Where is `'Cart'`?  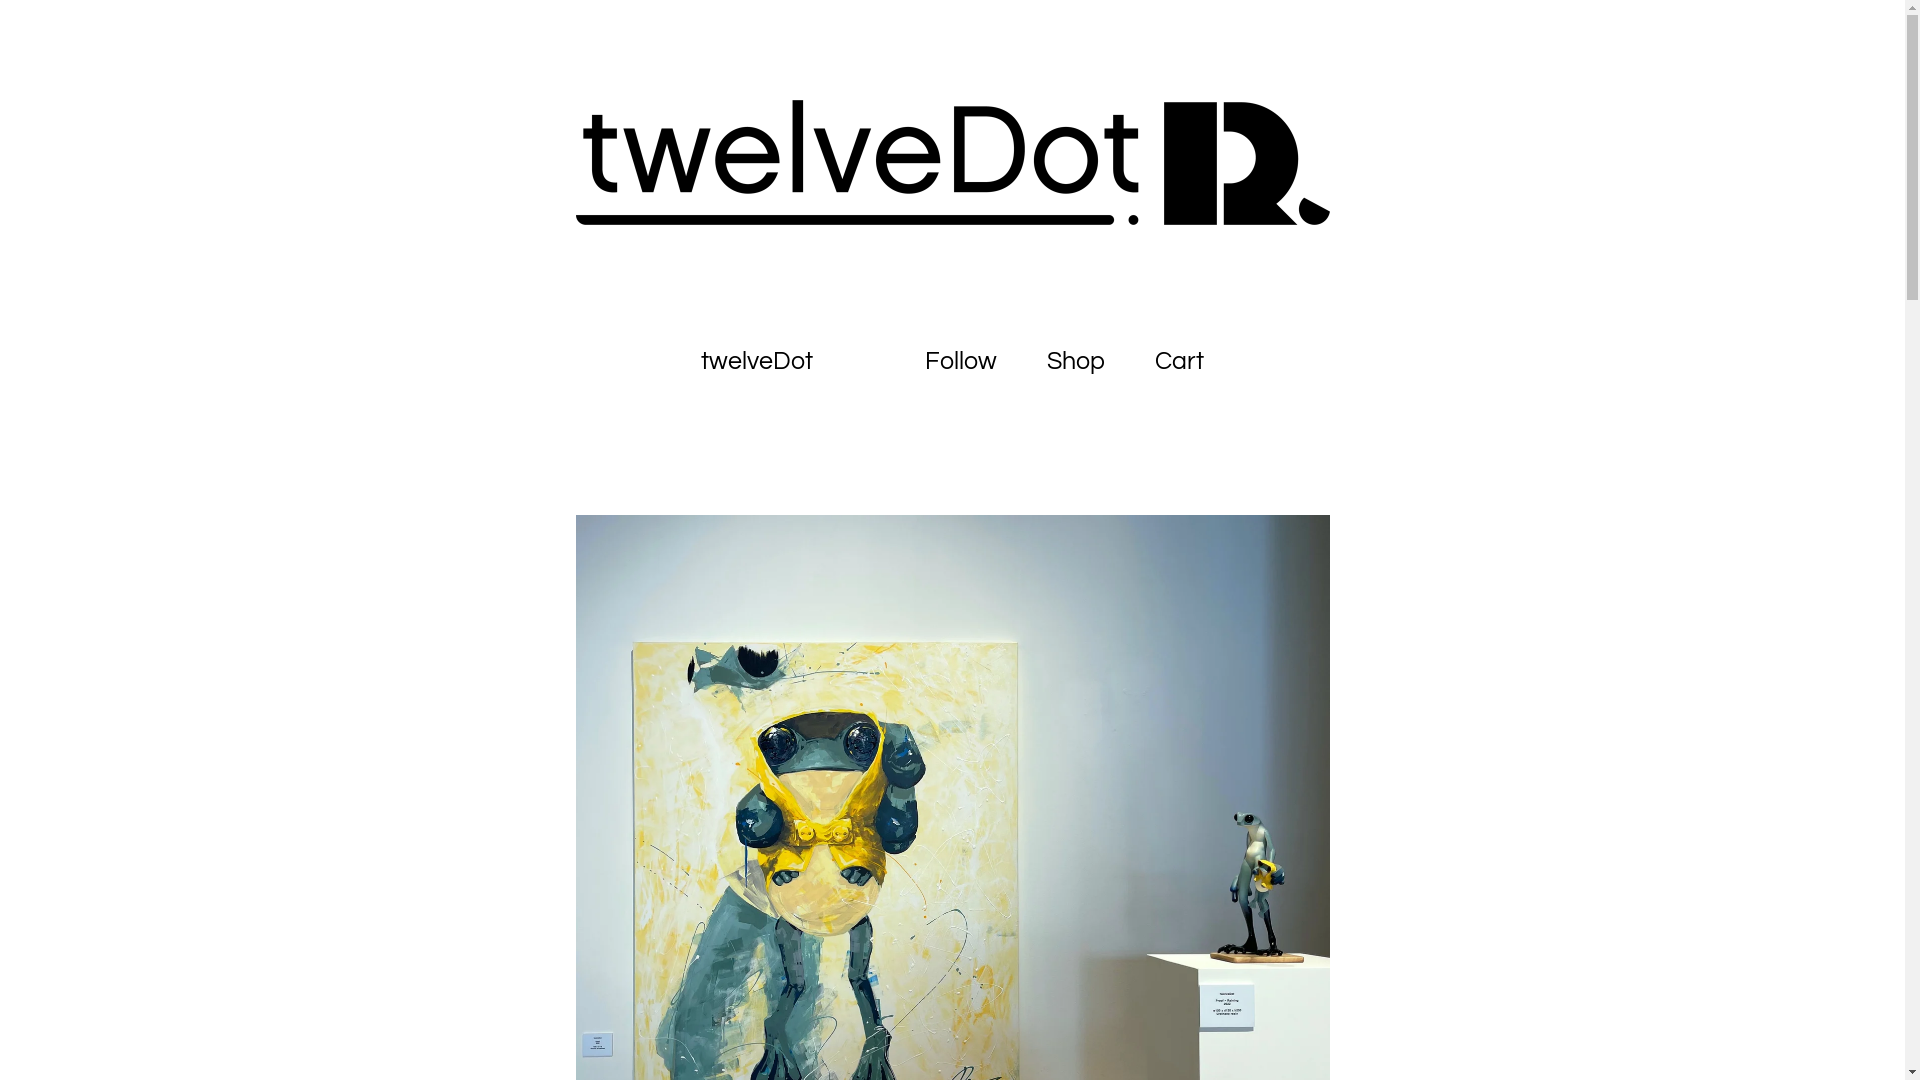 'Cart' is located at coordinates (1179, 361).